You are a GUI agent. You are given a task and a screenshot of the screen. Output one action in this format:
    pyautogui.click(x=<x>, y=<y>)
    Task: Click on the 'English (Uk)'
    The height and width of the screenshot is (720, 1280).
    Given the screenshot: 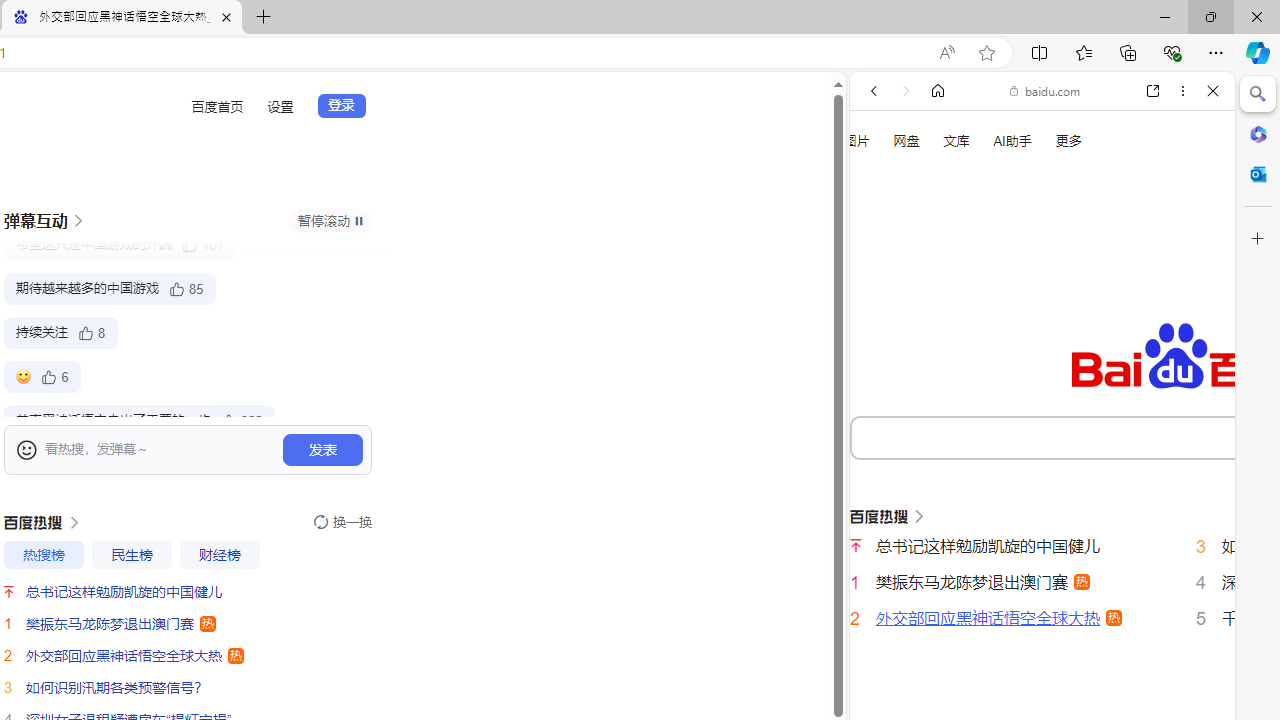 What is the action you would take?
    pyautogui.click(x=1041, y=621)
    